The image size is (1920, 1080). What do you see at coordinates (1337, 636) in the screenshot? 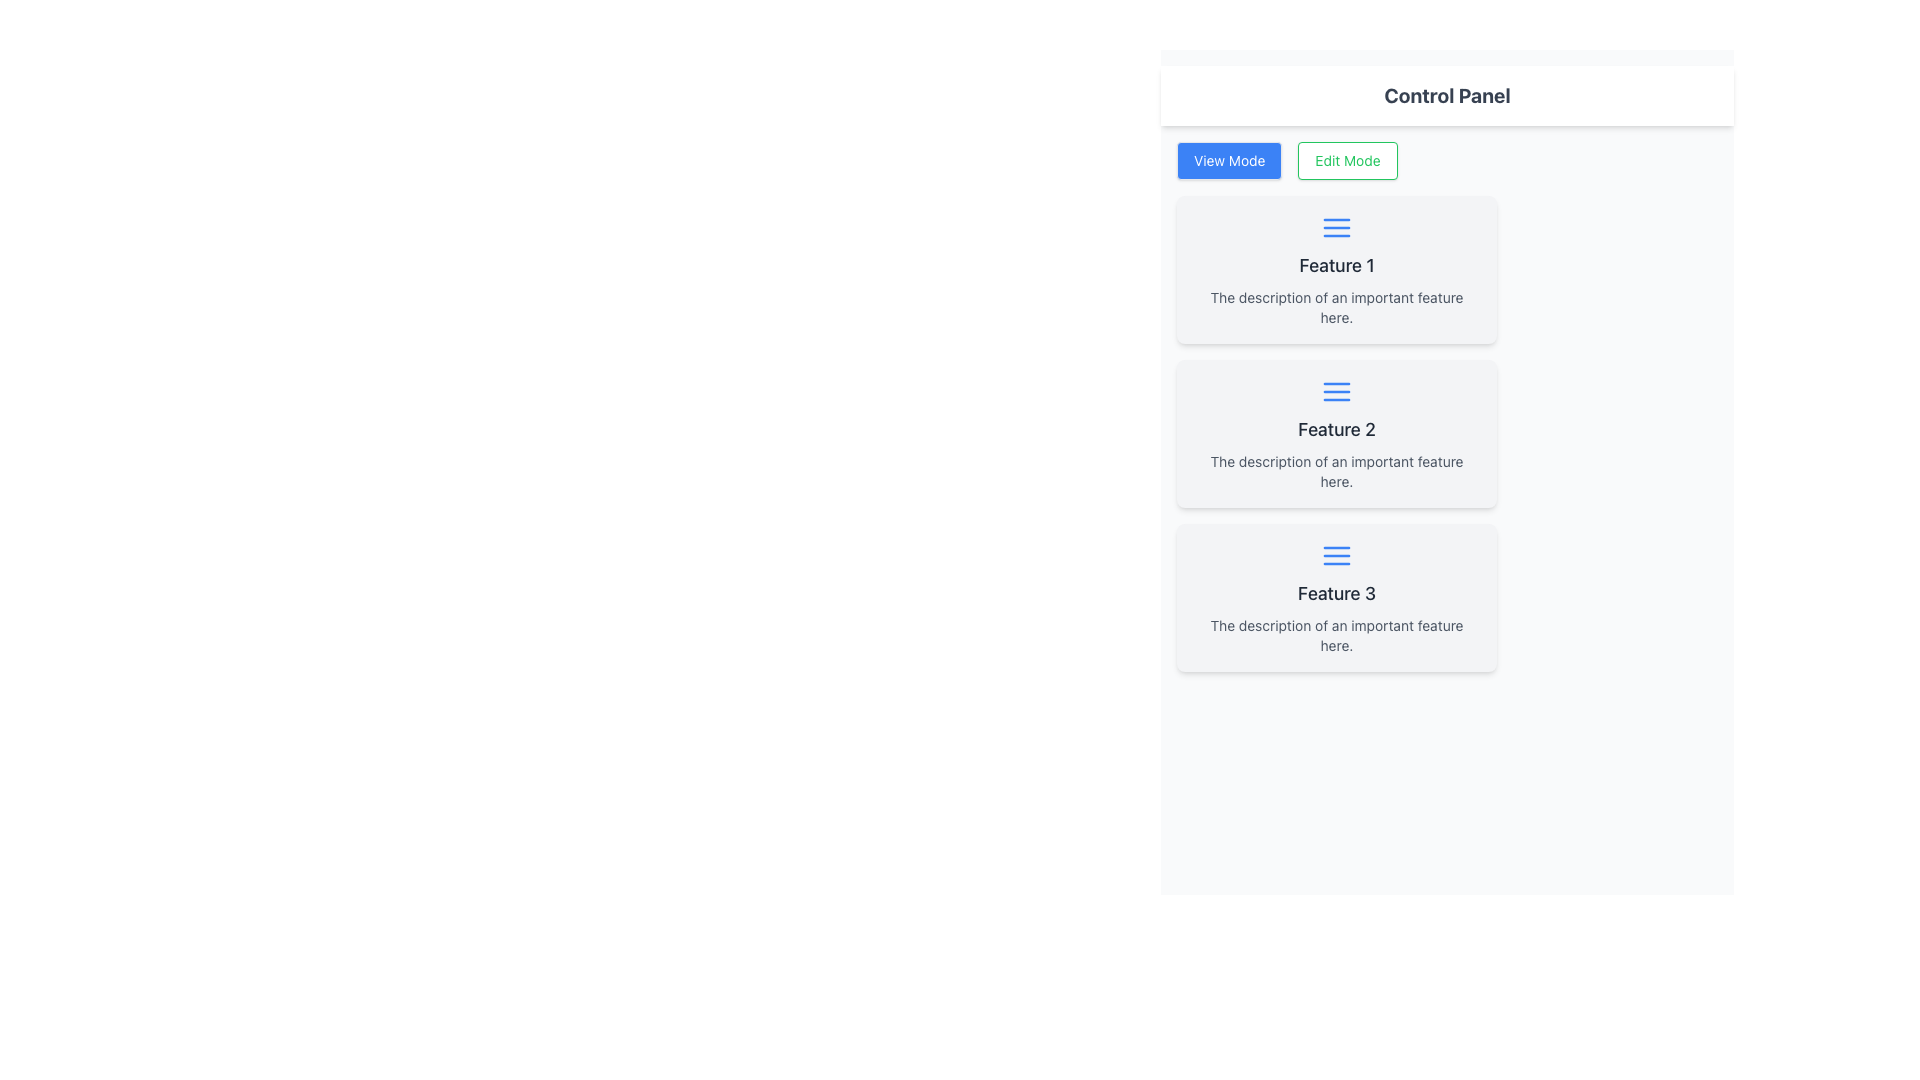
I see `the static text element that reads 'The description of an important feature here.' located below the title 'Feature 3' within its card layout` at bounding box center [1337, 636].